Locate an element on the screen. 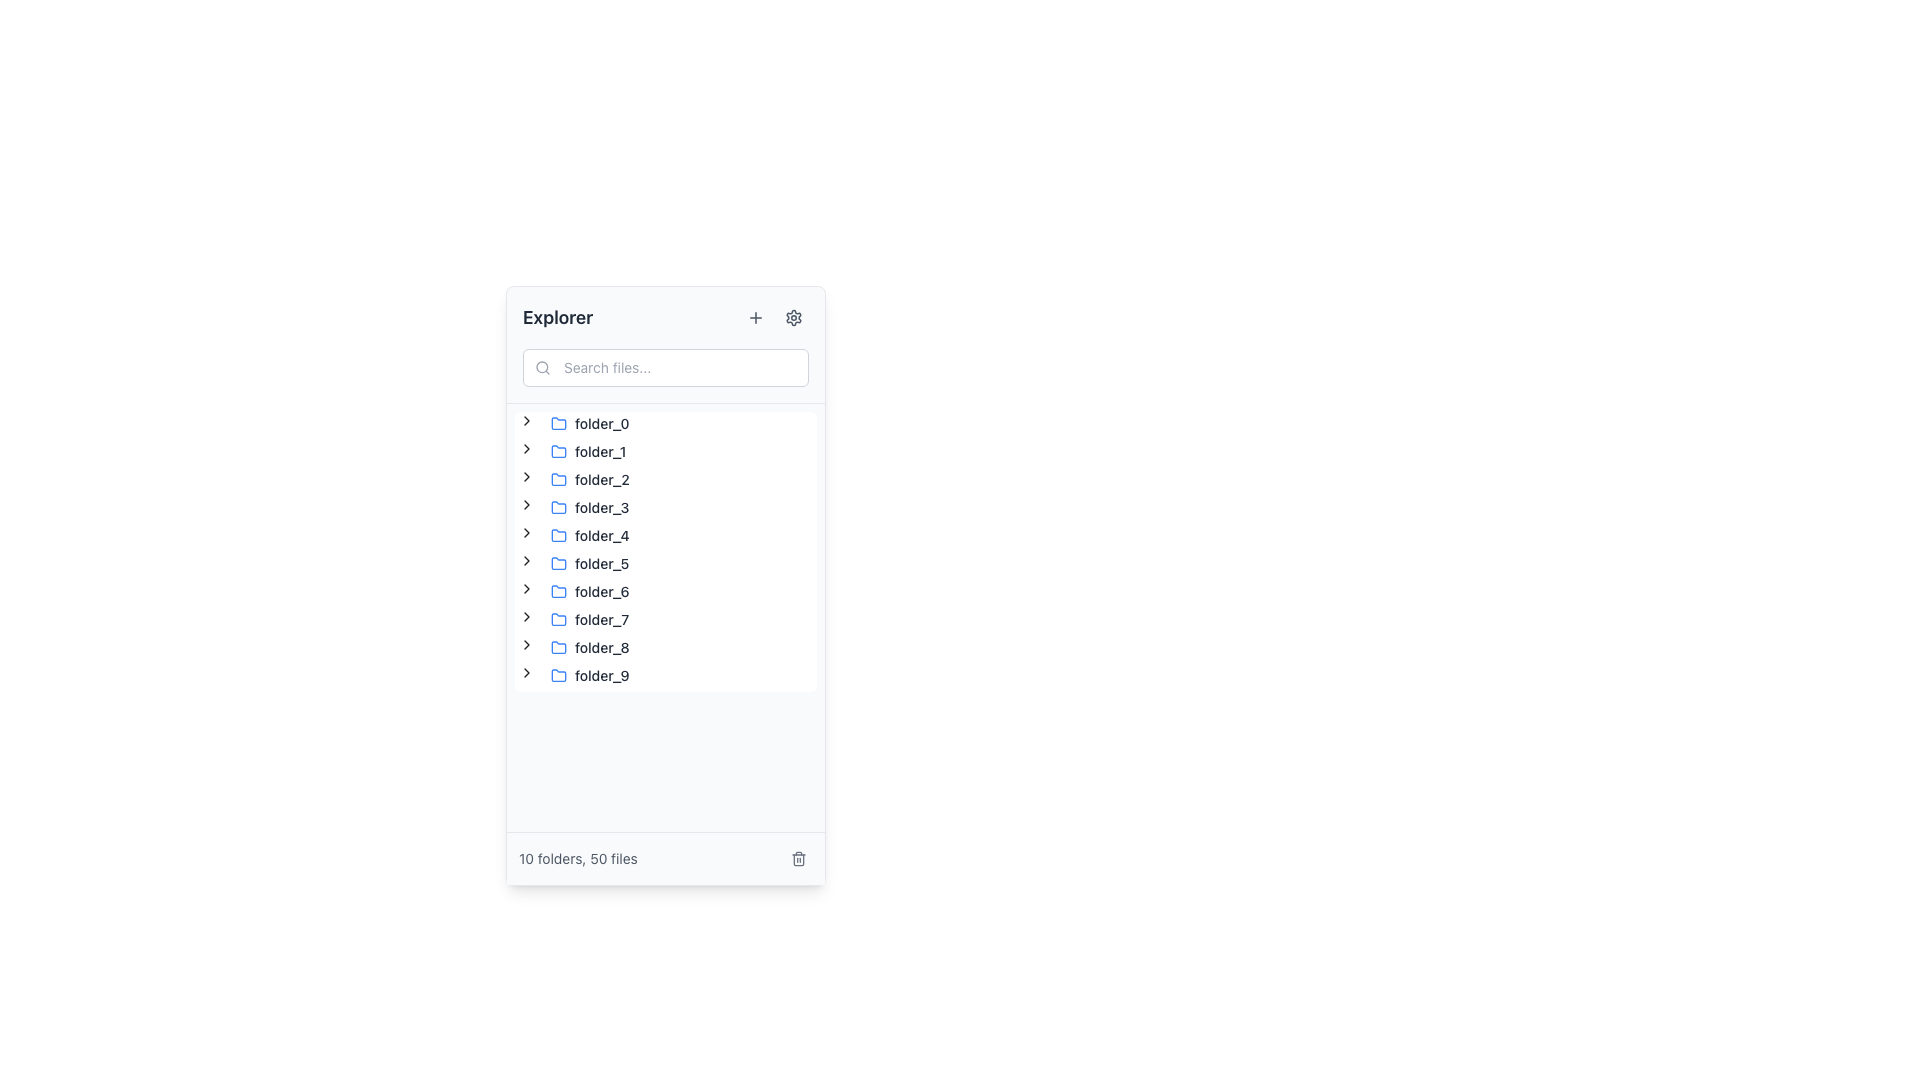 This screenshot has height=1080, width=1920. the label for the folder named 'folder_8' is located at coordinates (601, 648).